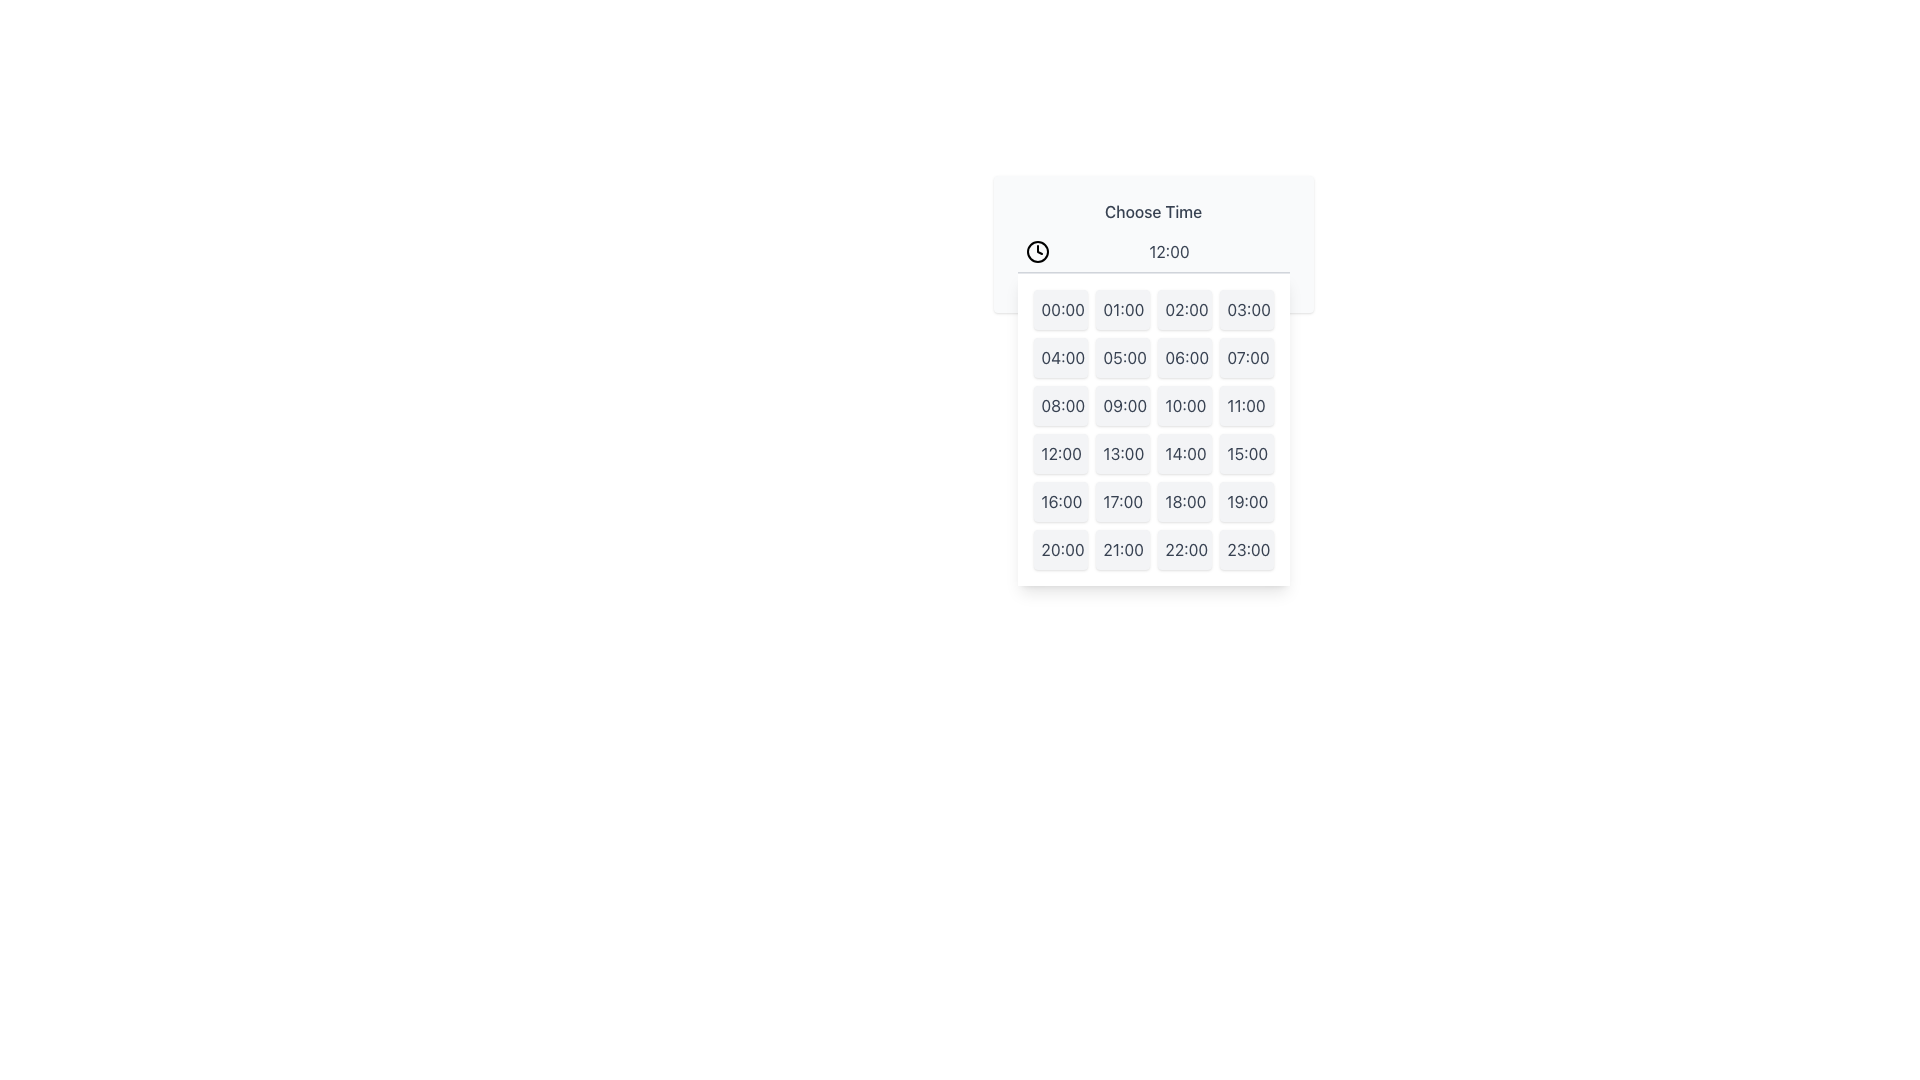 Image resolution: width=1920 pixels, height=1080 pixels. Describe the element at coordinates (1245, 550) in the screenshot. I see `the button labeled '23:00', which is a small rectangular button with a light gray background located at the bottom right corner of the time selection grid` at that location.